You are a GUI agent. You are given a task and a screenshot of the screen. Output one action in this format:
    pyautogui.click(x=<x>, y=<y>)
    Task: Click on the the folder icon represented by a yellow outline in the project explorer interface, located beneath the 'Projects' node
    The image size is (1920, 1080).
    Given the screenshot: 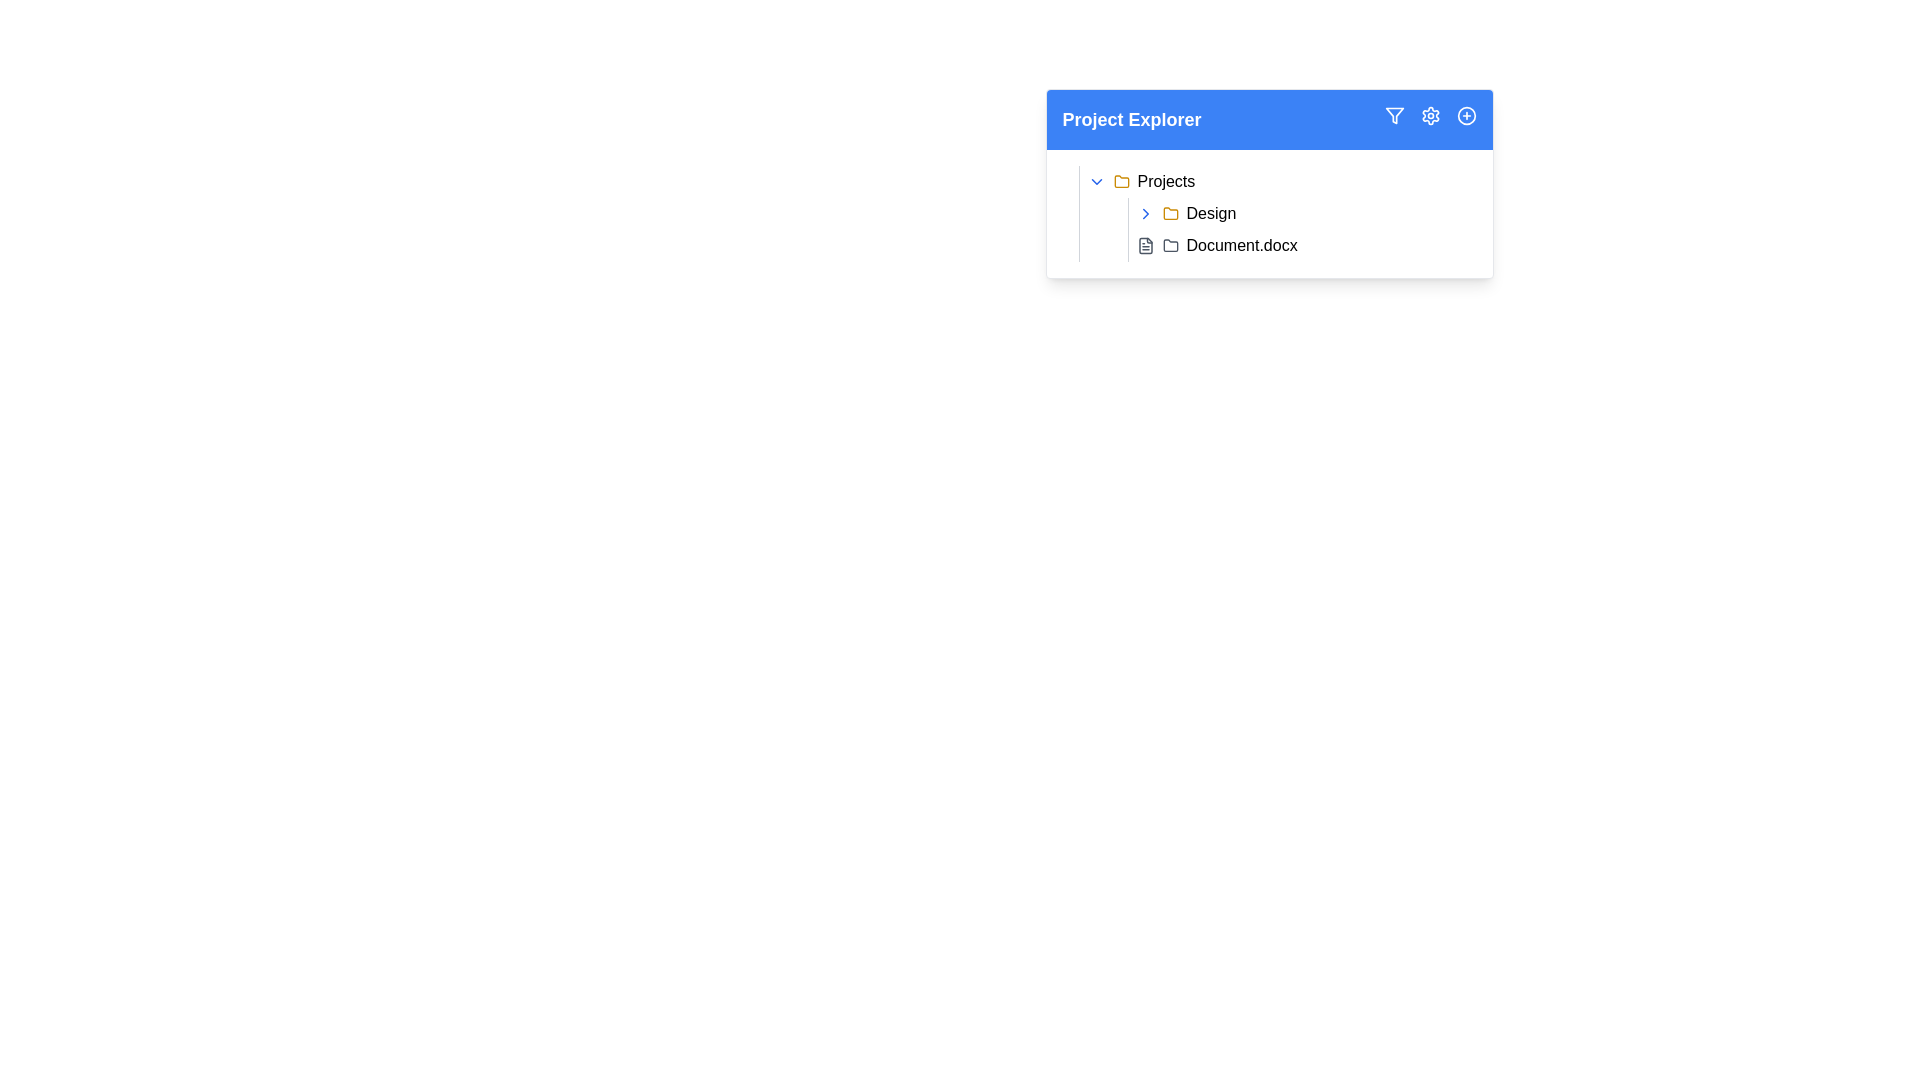 What is the action you would take?
    pyautogui.click(x=1121, y=181)
    